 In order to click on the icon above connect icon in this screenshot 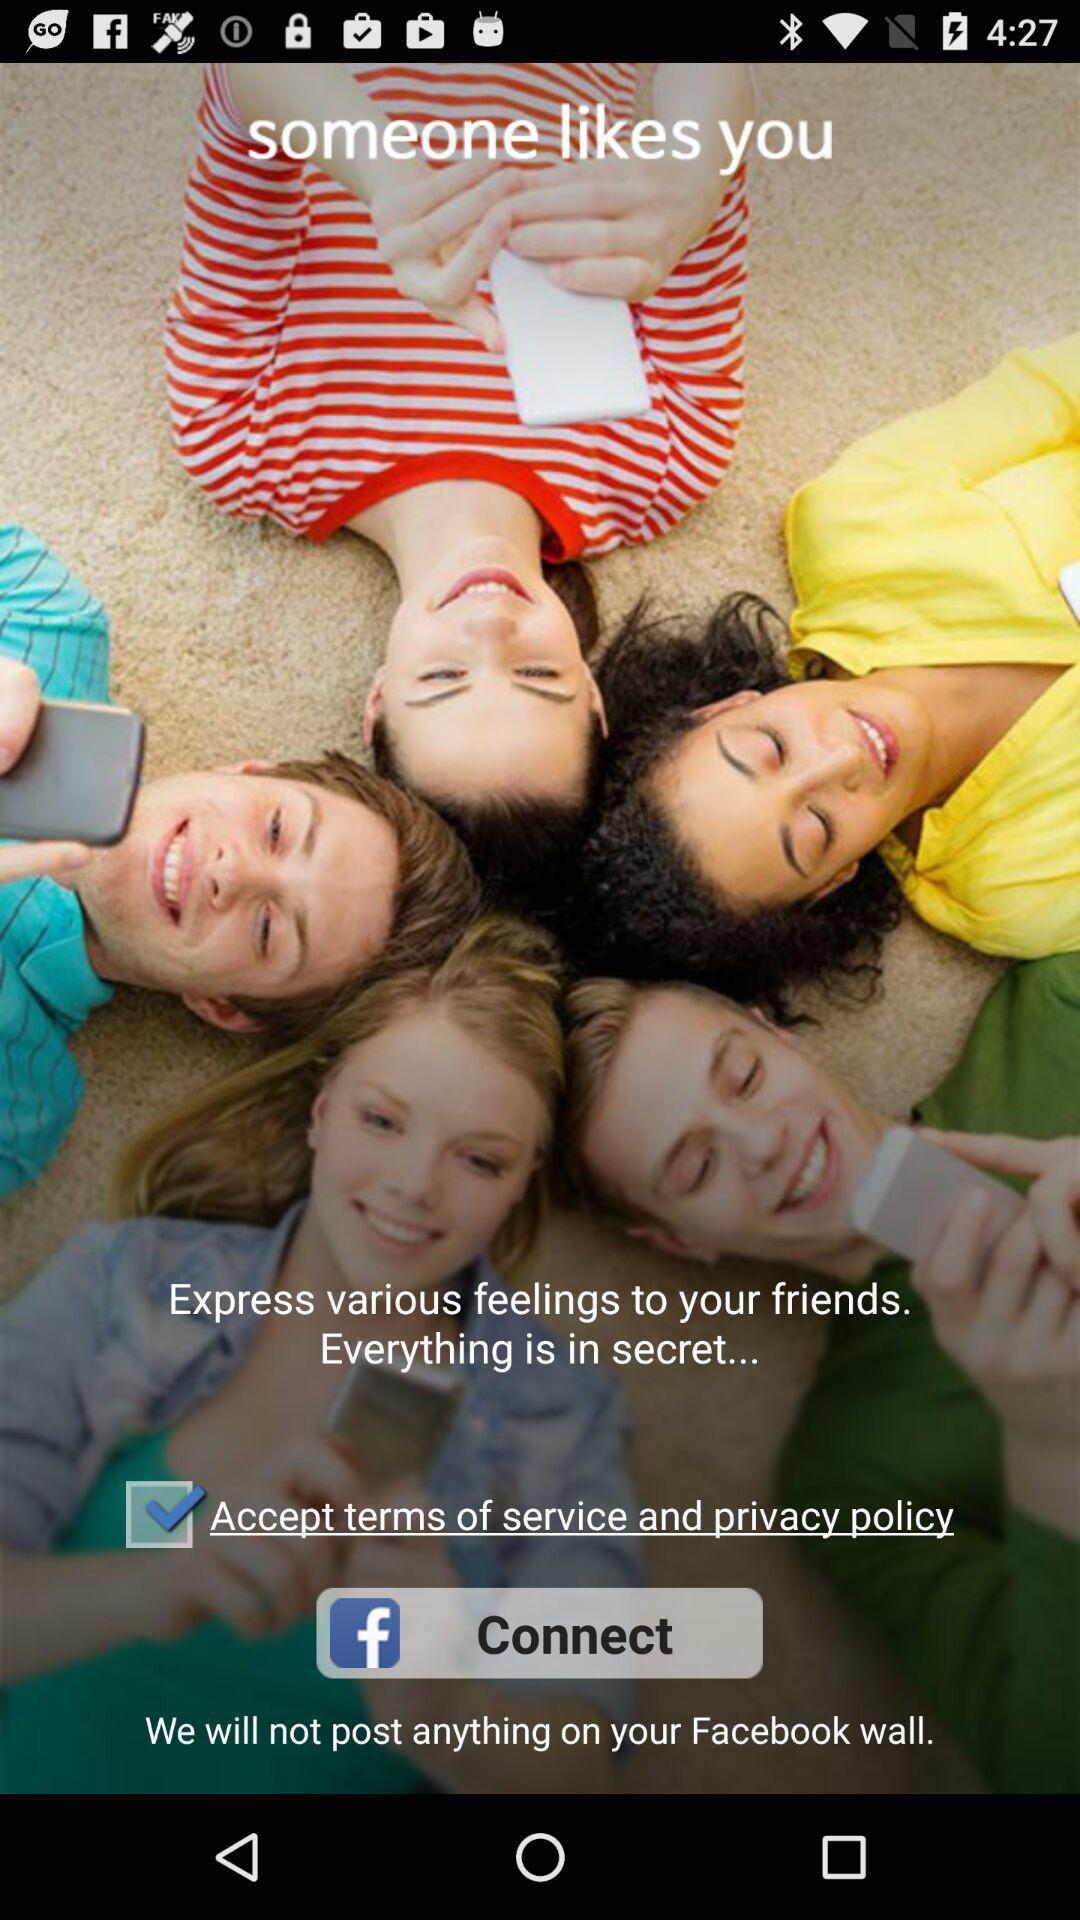, I will do `click(582, 1514)`.